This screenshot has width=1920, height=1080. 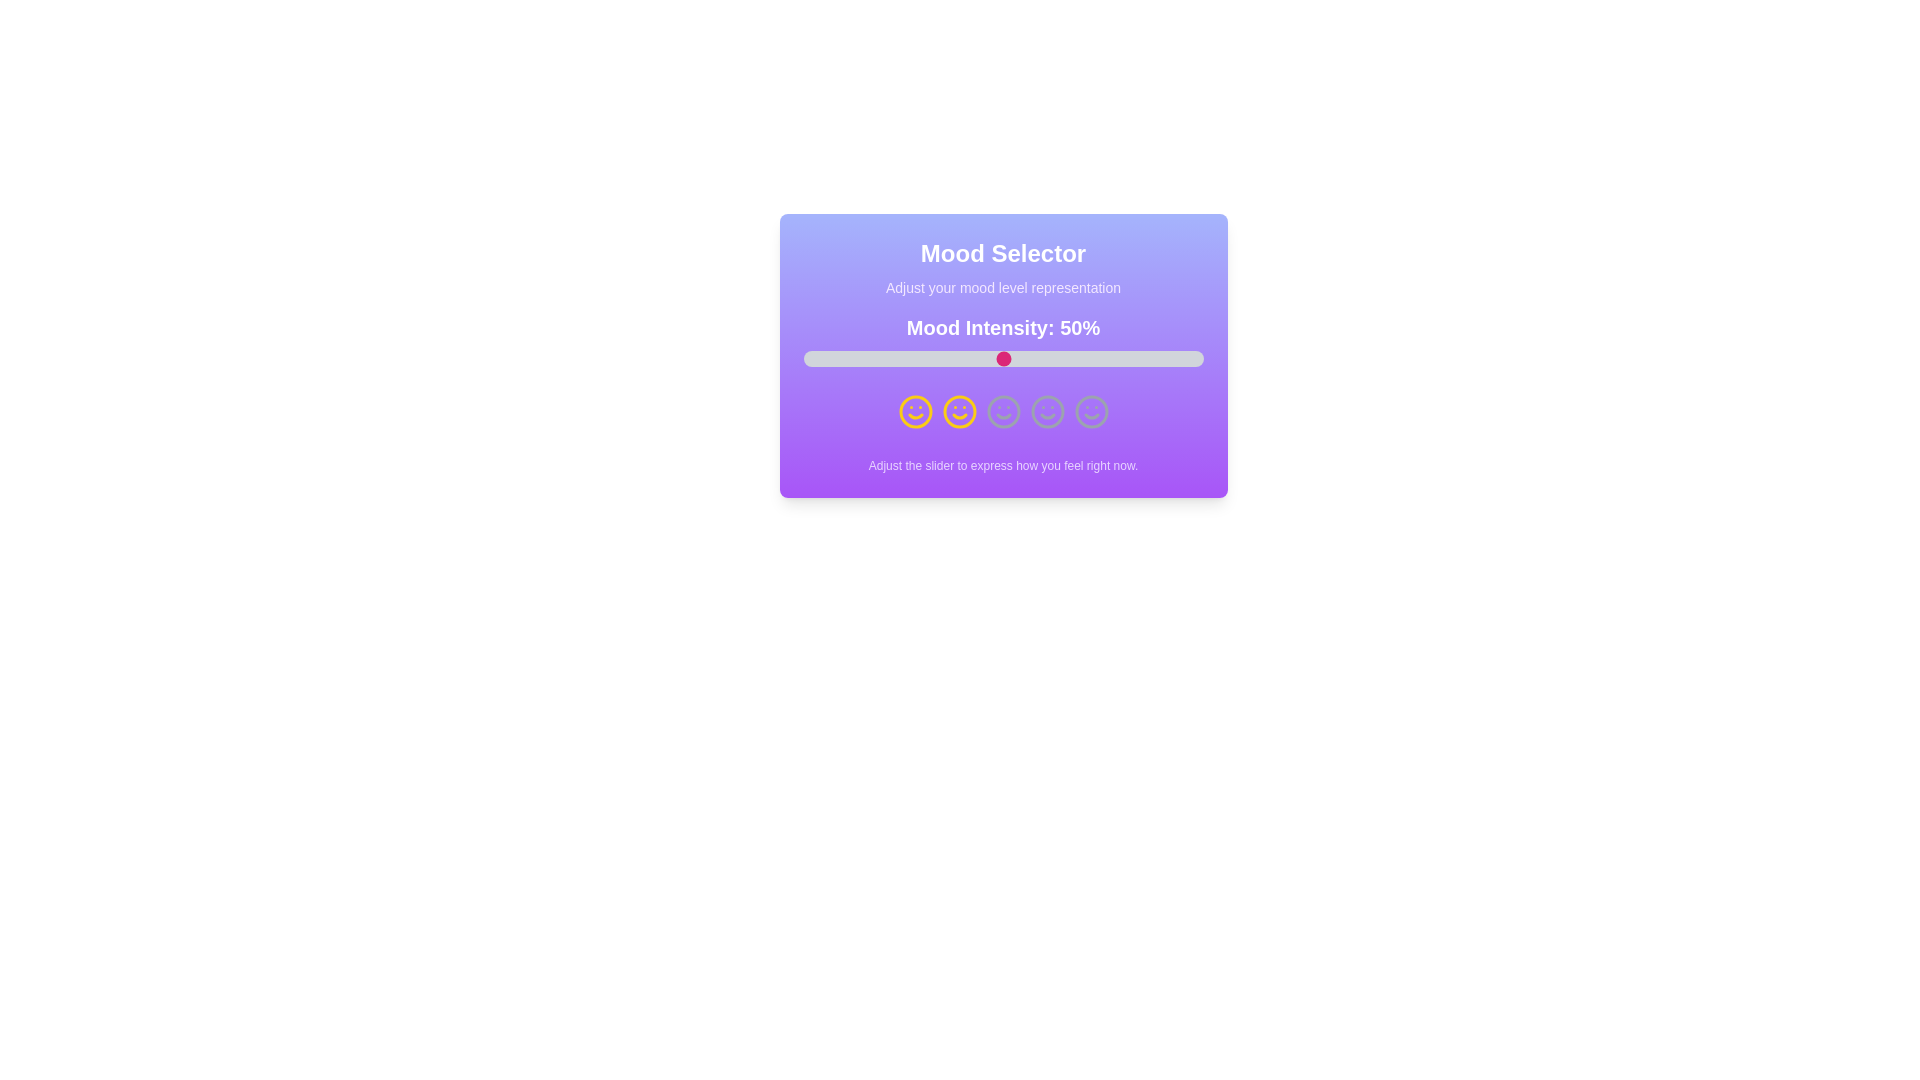 What do you see at coordinates (1159, 357) in the screenshot?
I see `the slider to set the mood intensity to 89%` at bounding box center [1159, 357].